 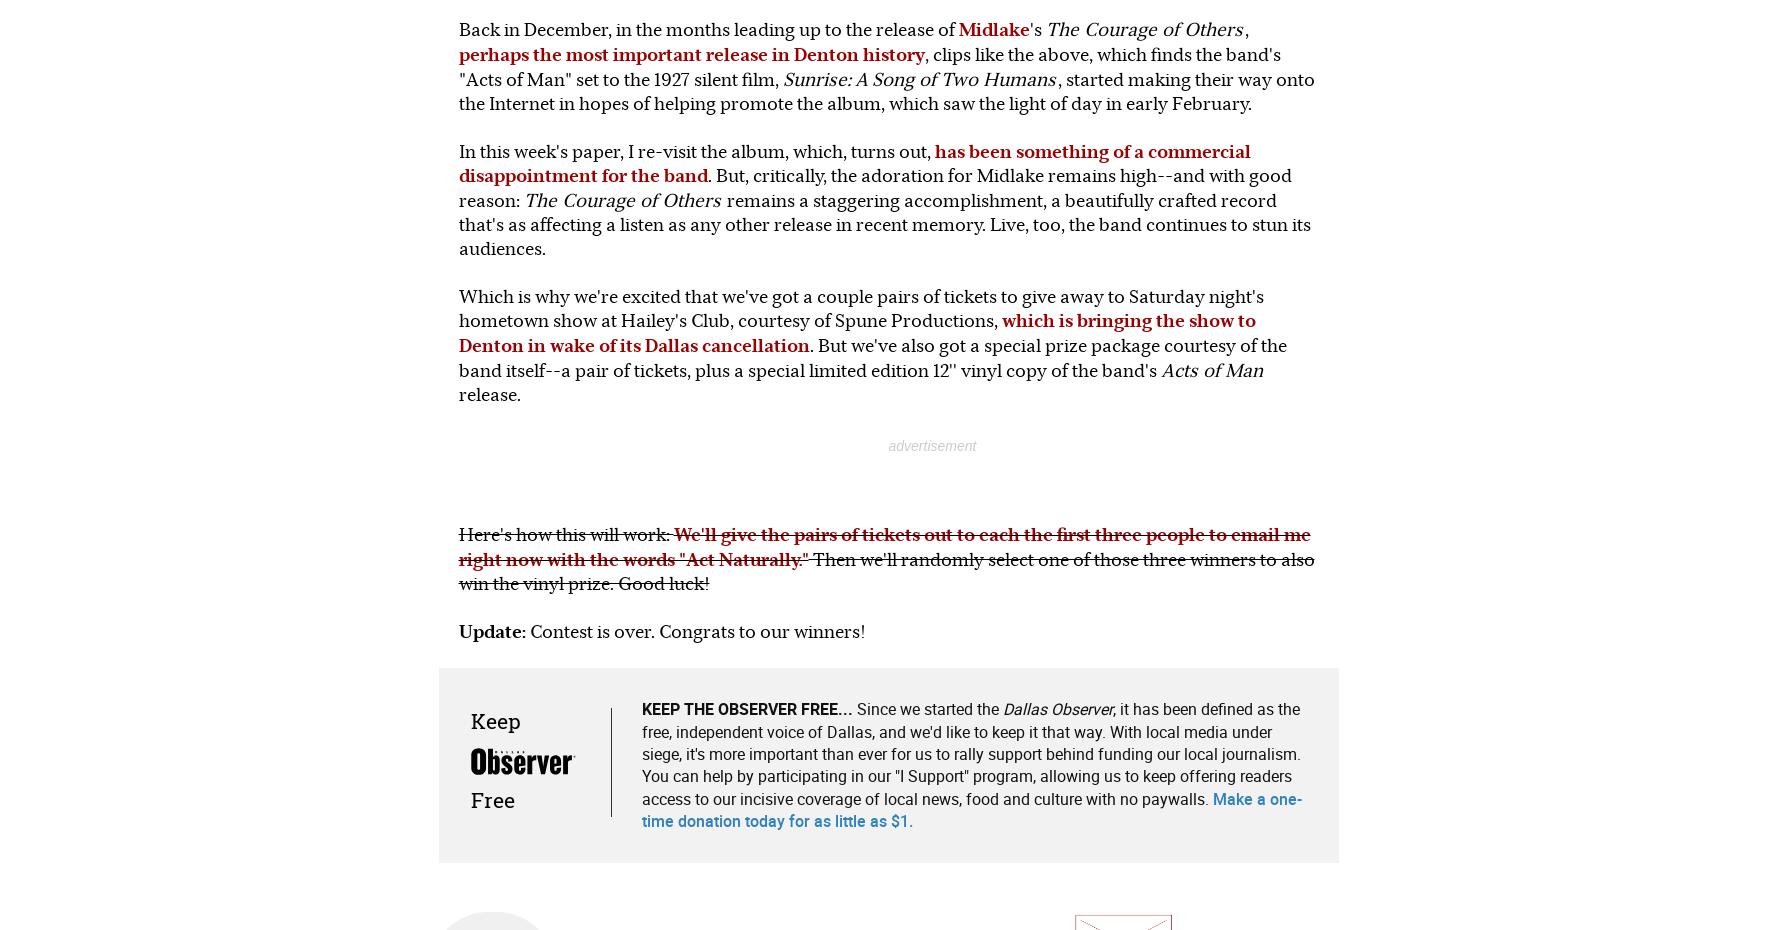 I want to click on ', it has been defined as the free, independent voice of Dallas, and we'd like to keep it that way. With local media under siege, it's more important than ever for us to rally support behind funding our local journalism. You can help by participating in our "I Support" program, allowing us to keep offering readers access to our incisive coverage of local news, food and culture with no paywalls.', so click(x=969, y=753).